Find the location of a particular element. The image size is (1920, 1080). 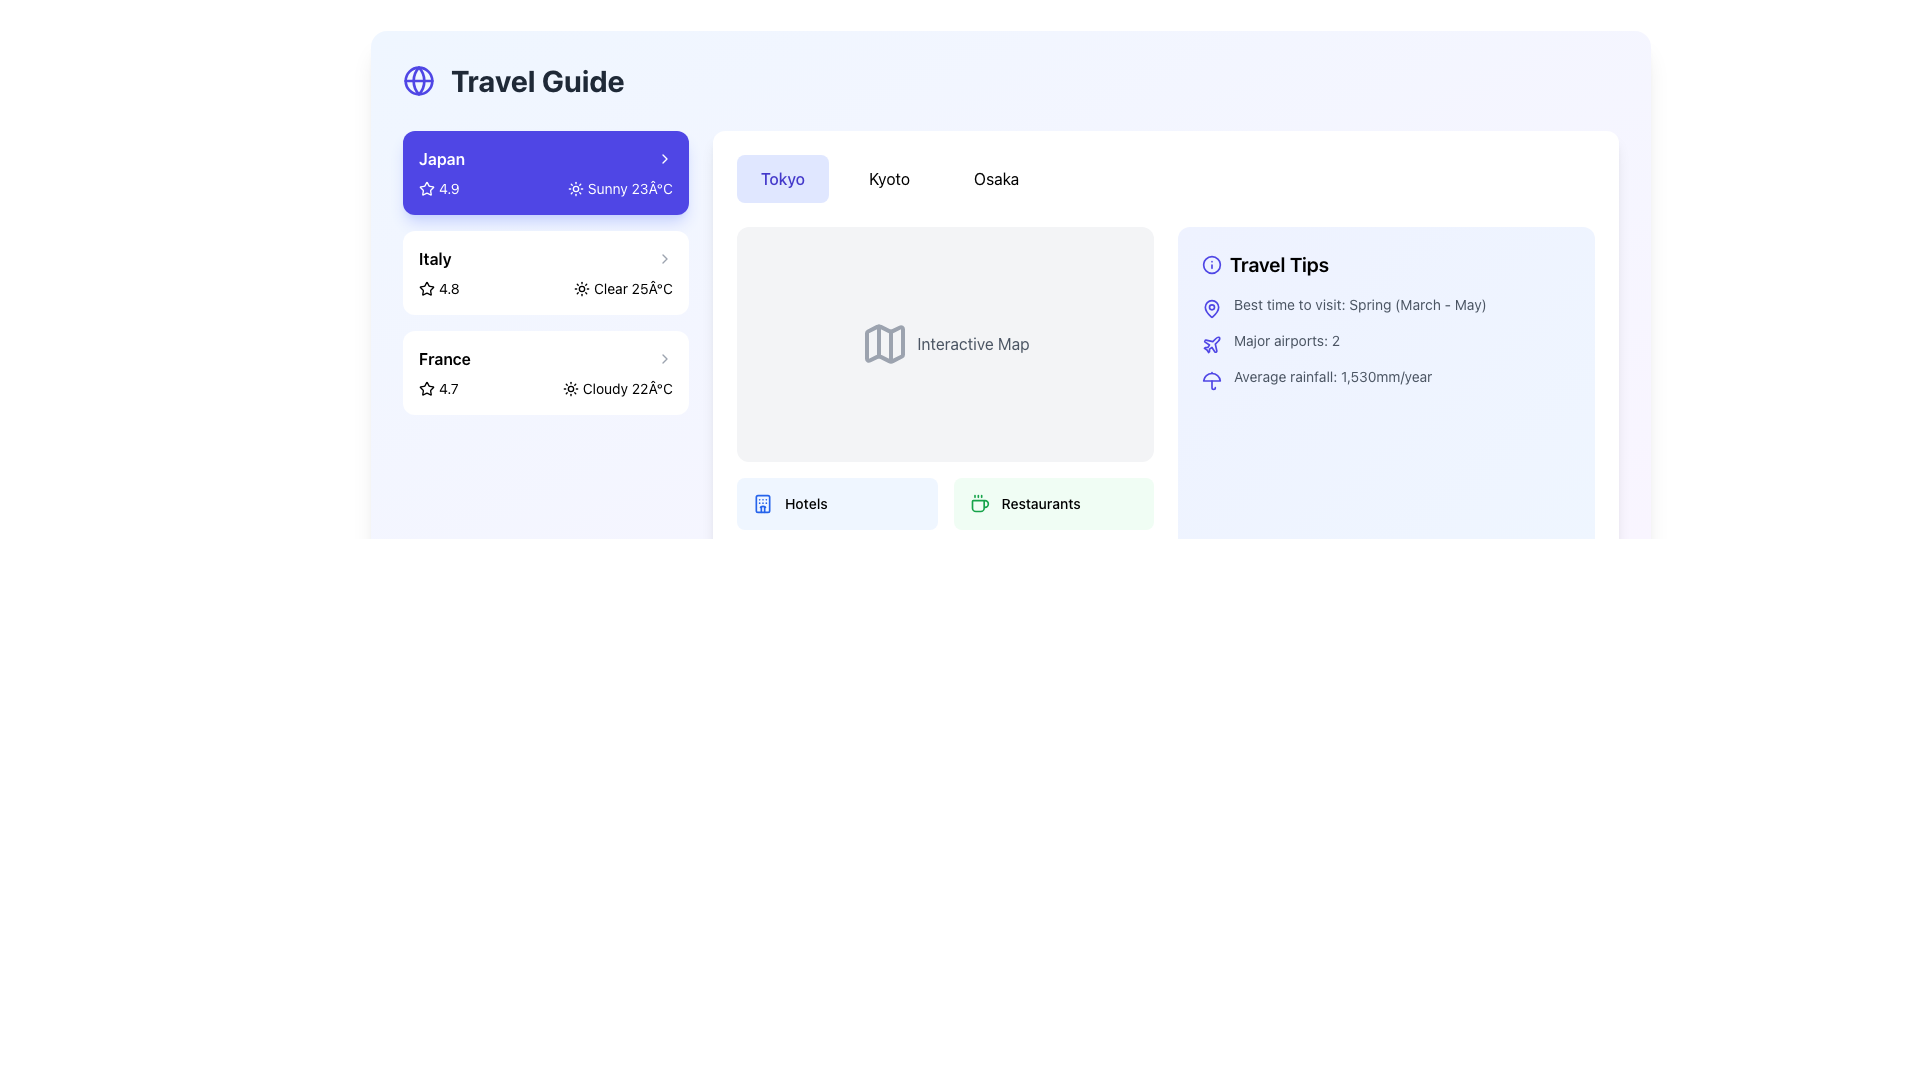

the star icon representing the rating '4.7' located in the 'France' list item of the 'Travel Guide' panel to initiate an interaction is located at coordinates (437, 389).